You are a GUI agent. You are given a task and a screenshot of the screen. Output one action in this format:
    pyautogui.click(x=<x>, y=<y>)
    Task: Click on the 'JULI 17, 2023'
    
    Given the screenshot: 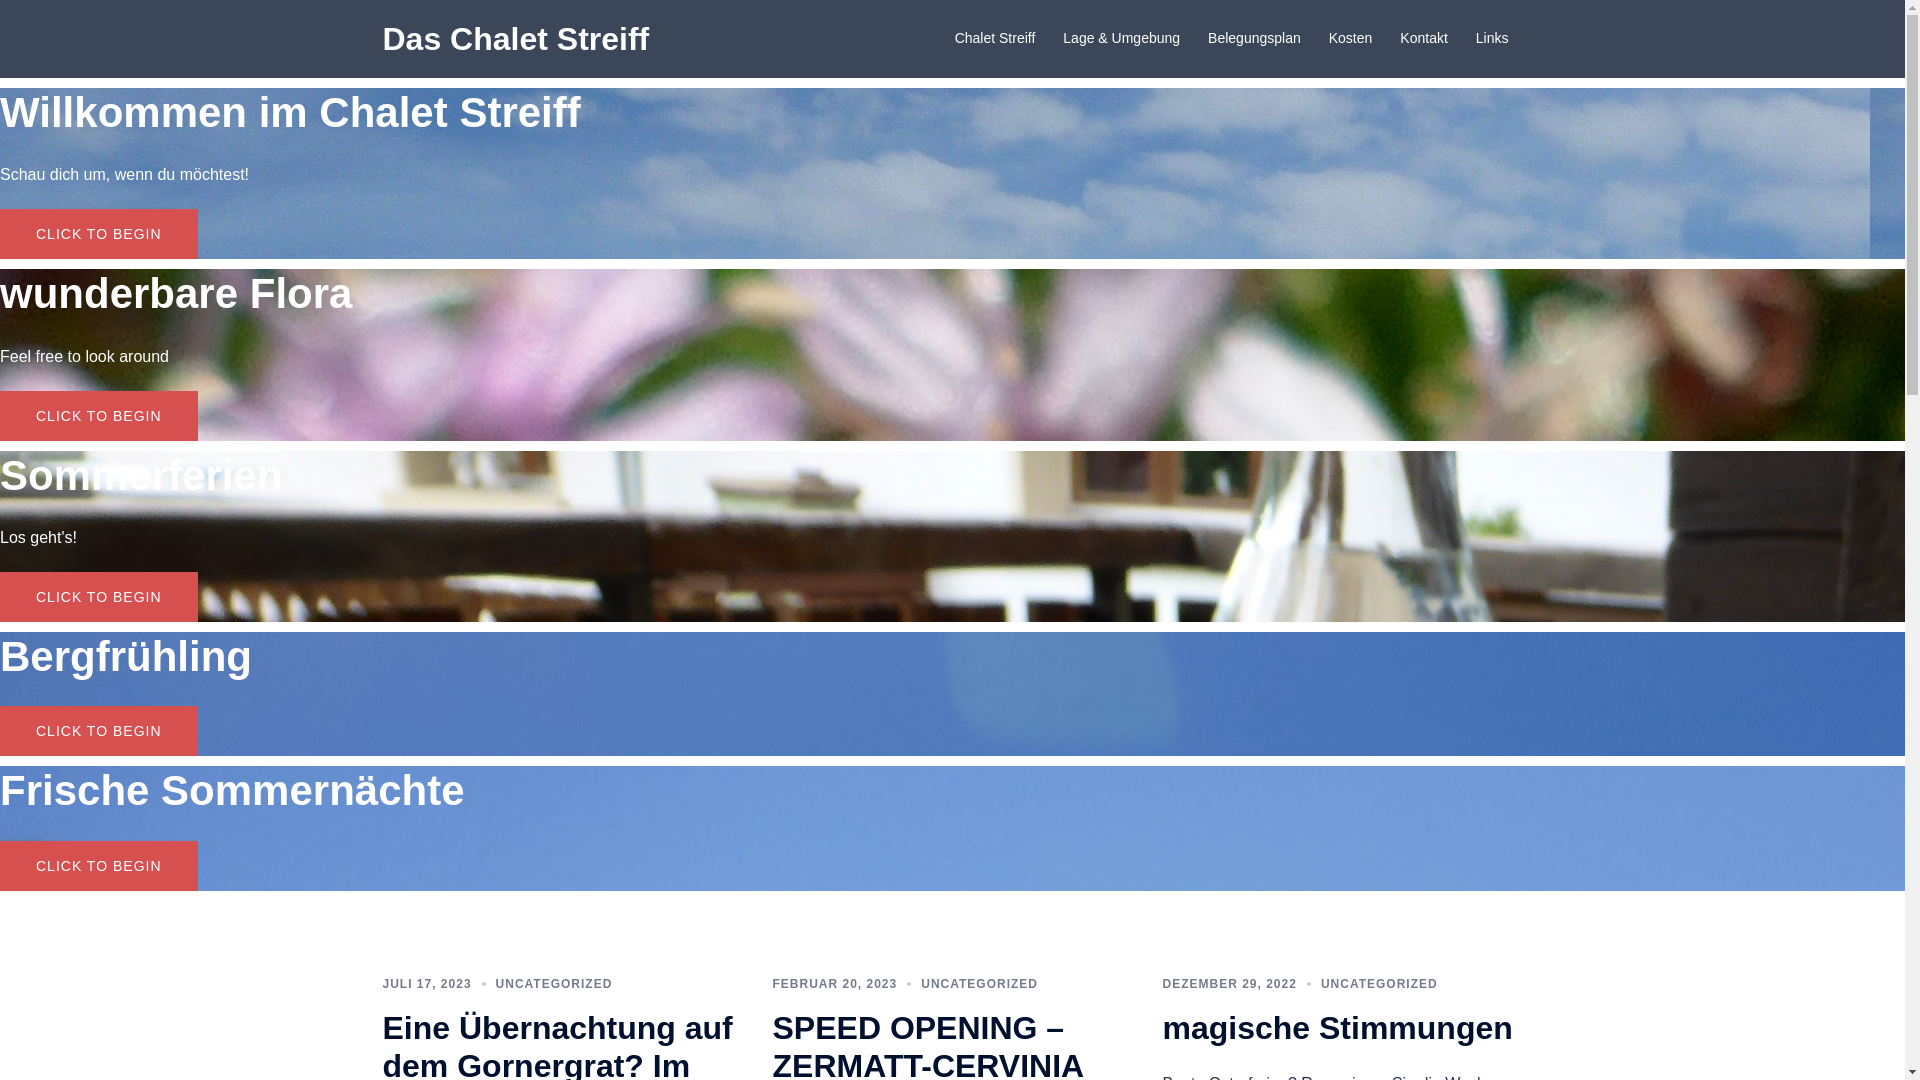 What is the action you would take?
    pyautogui.click(x=425, y=982)
    